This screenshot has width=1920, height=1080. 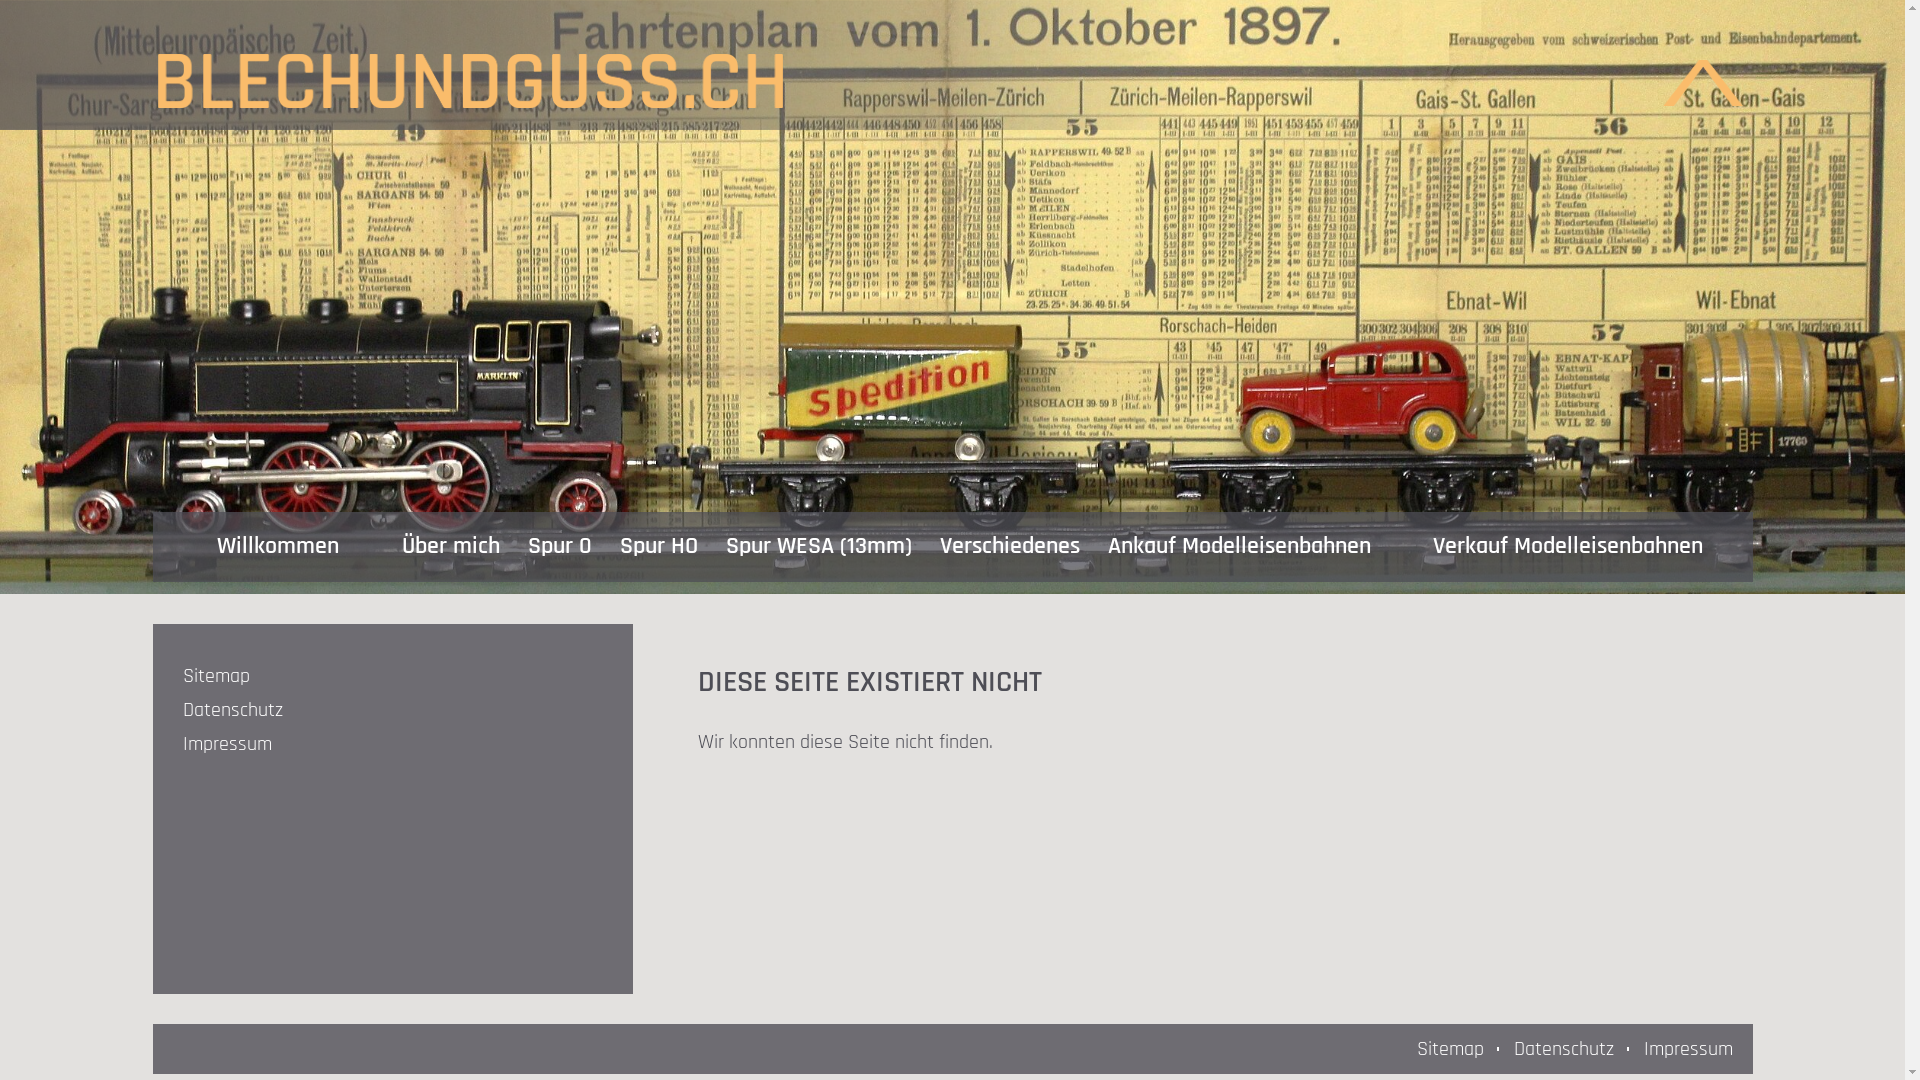 What do you see at coordinates (1009, 547) in the screenshot?
I see `'Verschiedenes'` at bounding box center [1009, 547].